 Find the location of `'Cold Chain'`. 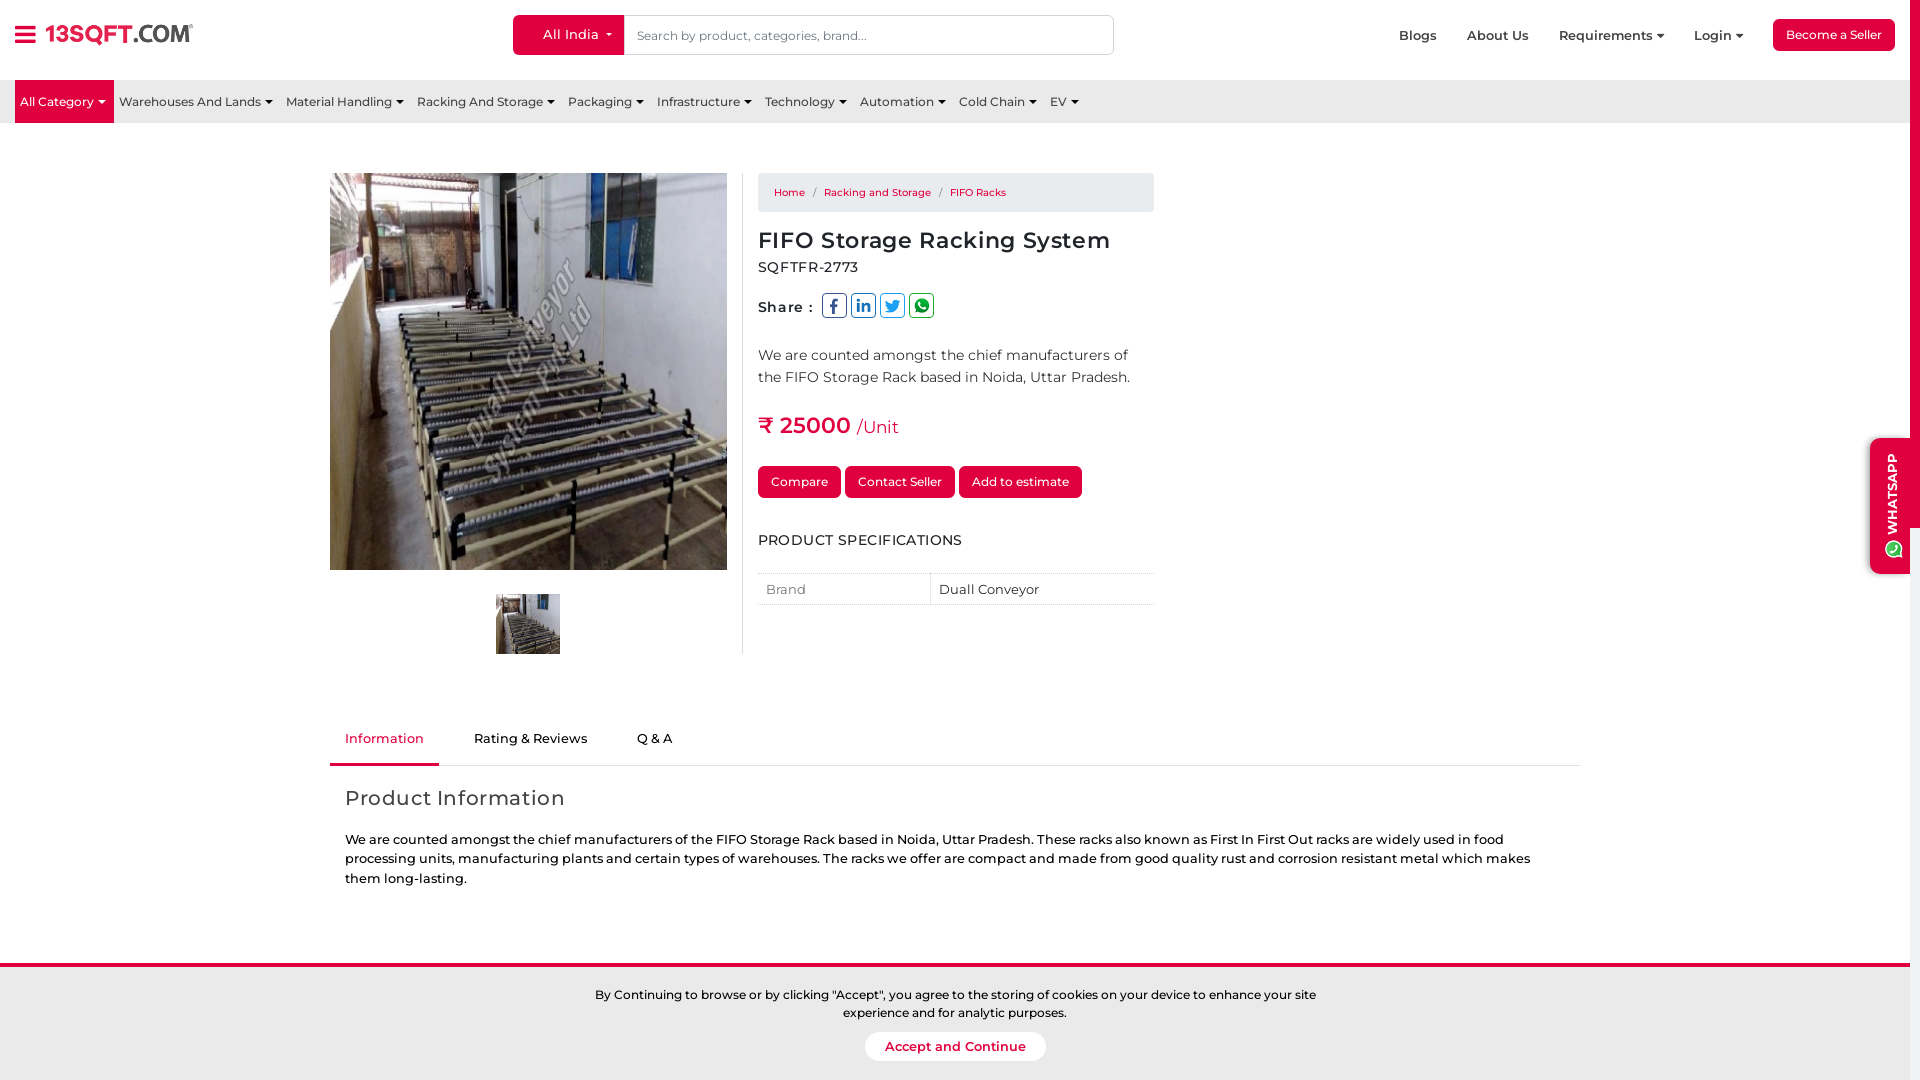

'Cold Chain' is located at coordinates (999, 101).